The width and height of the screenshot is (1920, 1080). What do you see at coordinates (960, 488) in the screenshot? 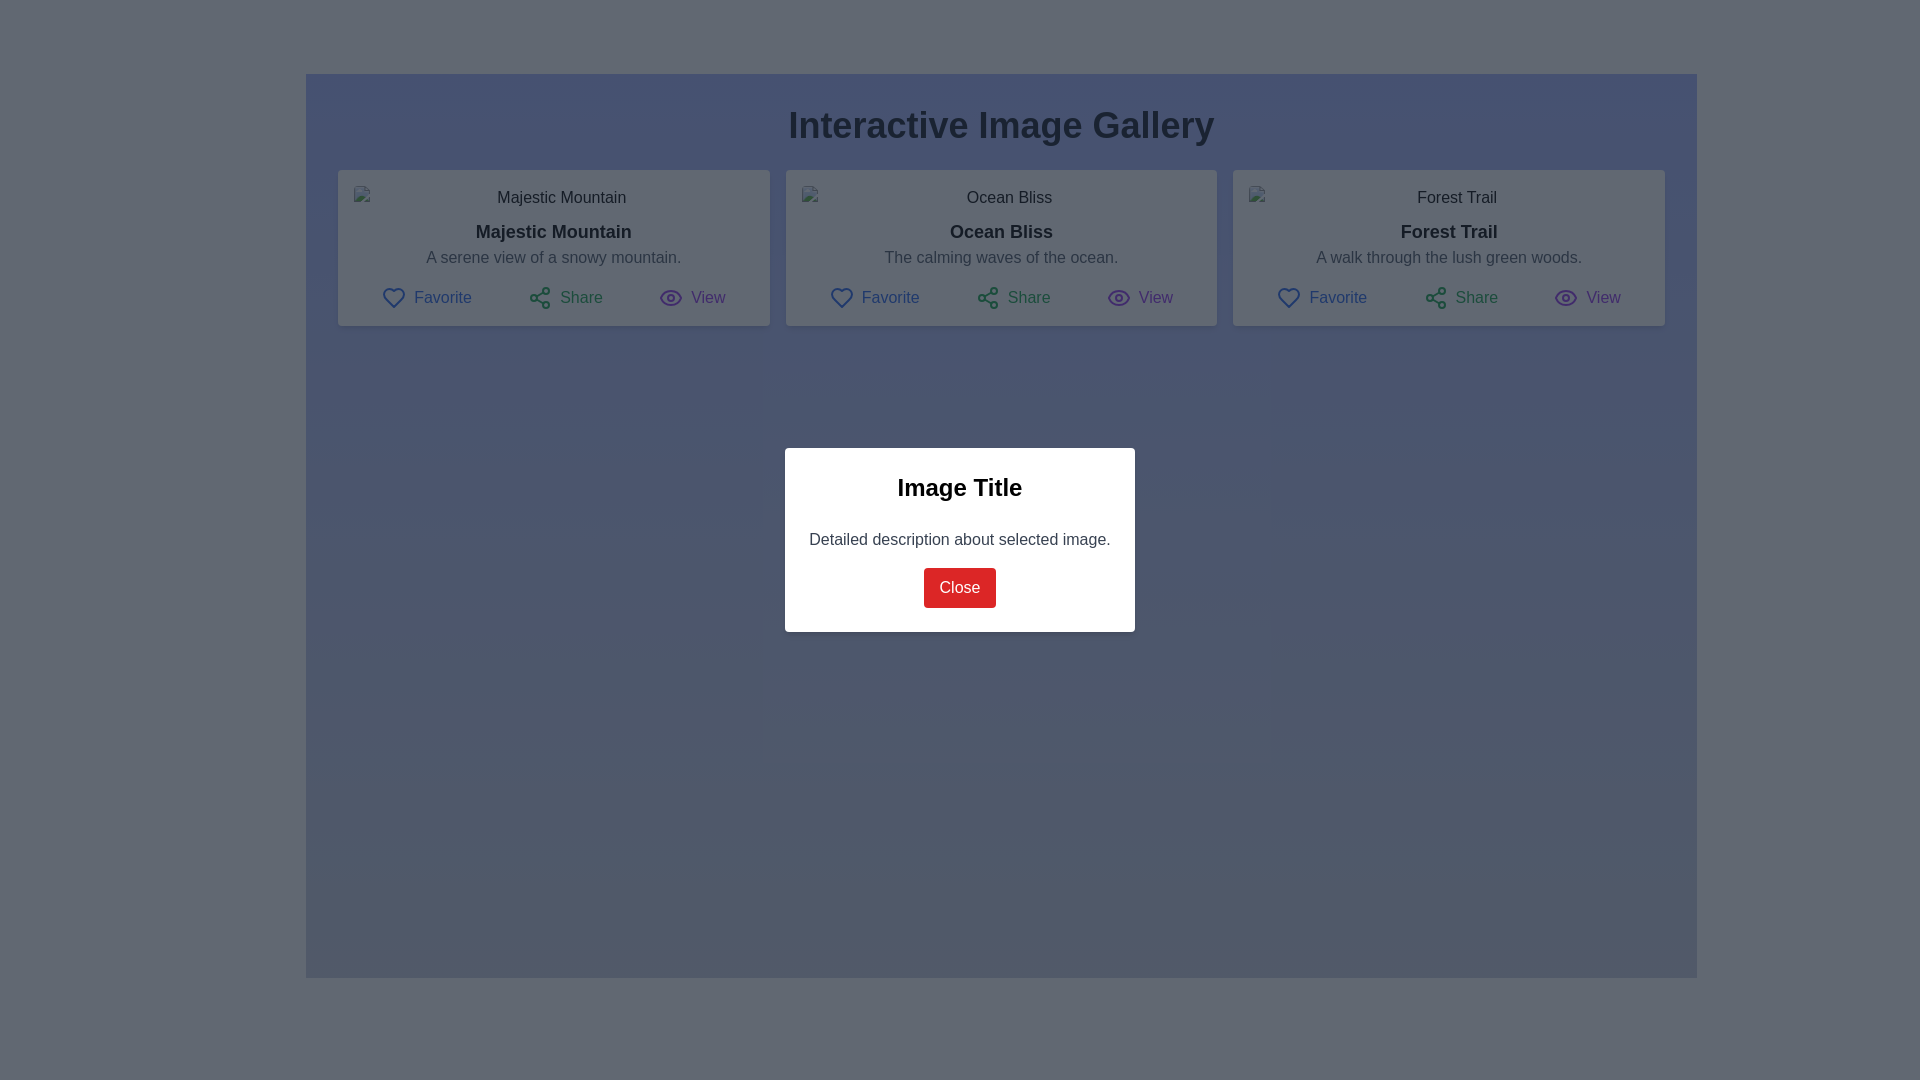
I see `bold, large-sized text labeled 'Image Title' located at the top of the white dialog box in the modal` at bounding box center [960, 488].